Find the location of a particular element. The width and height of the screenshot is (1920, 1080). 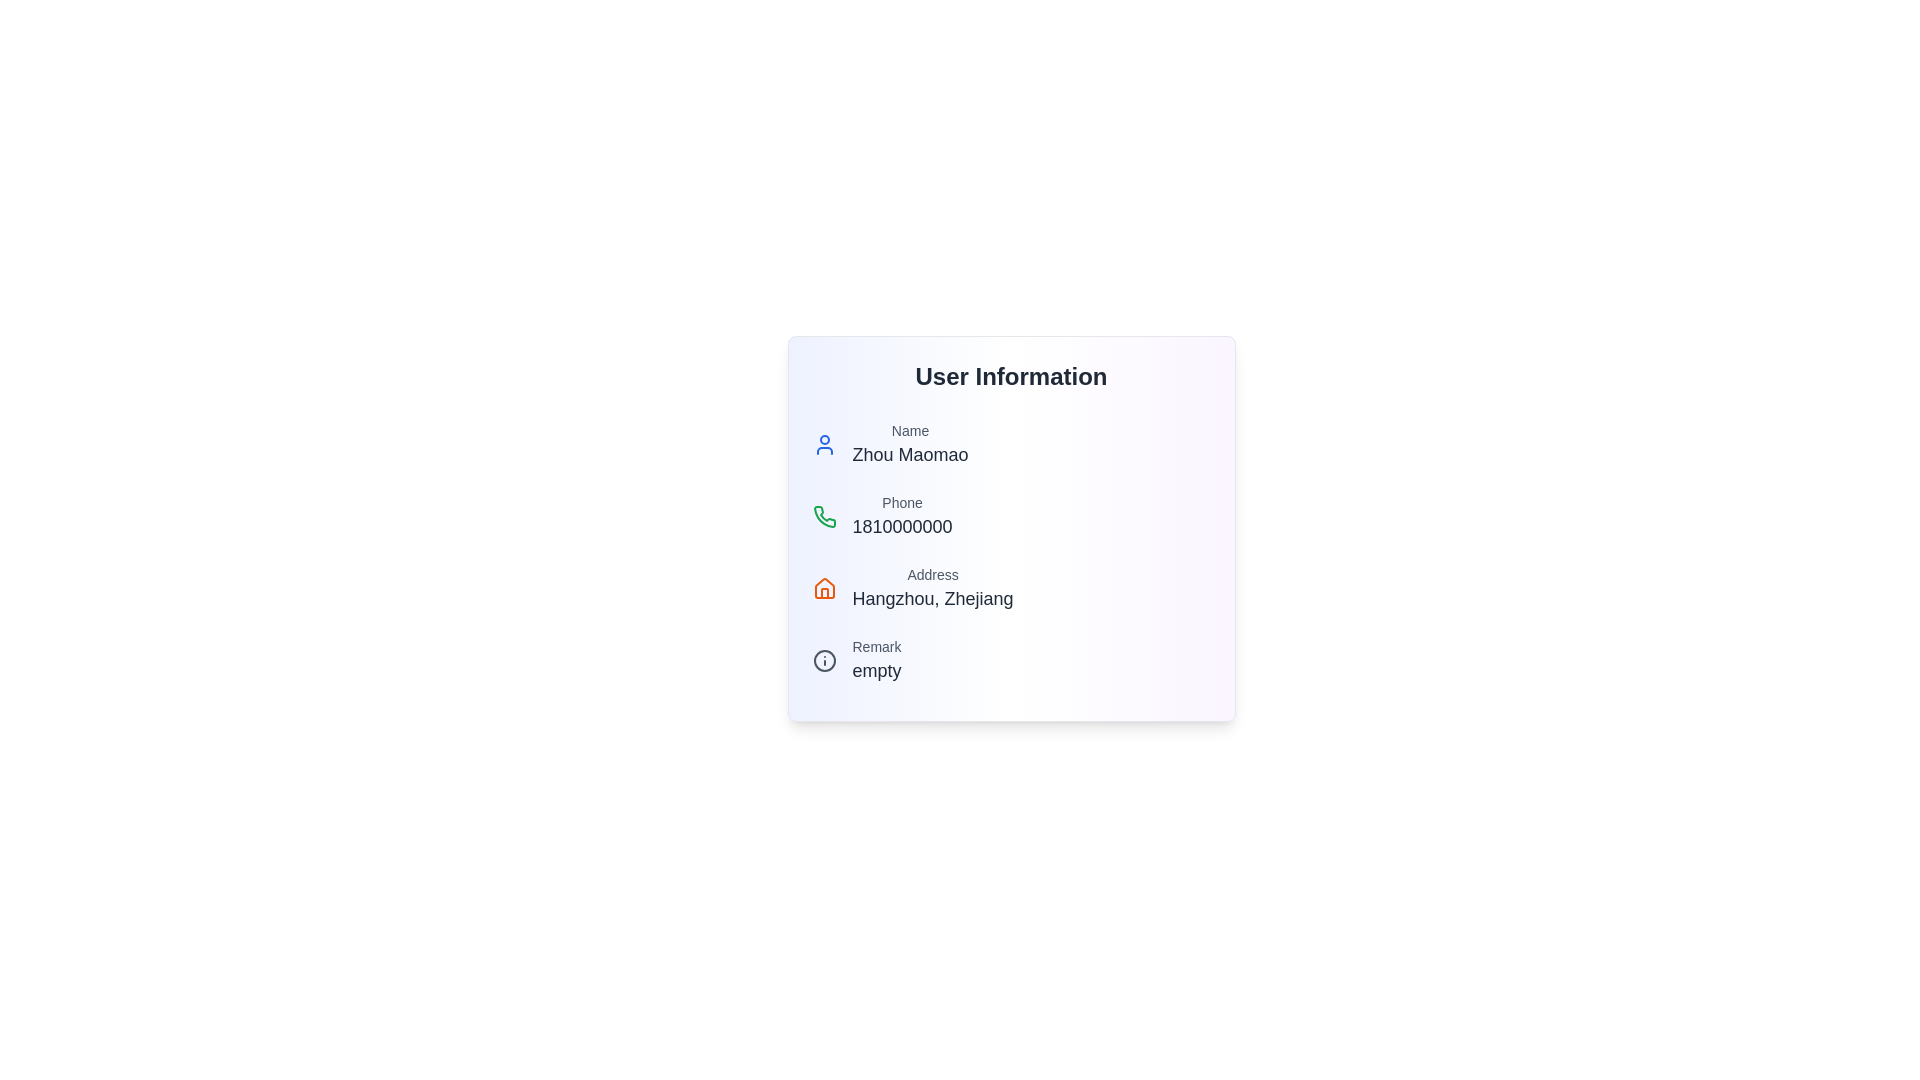

the Address information display element, which is the third item in a vertical list of user information is located at coordinates (1011, 588).